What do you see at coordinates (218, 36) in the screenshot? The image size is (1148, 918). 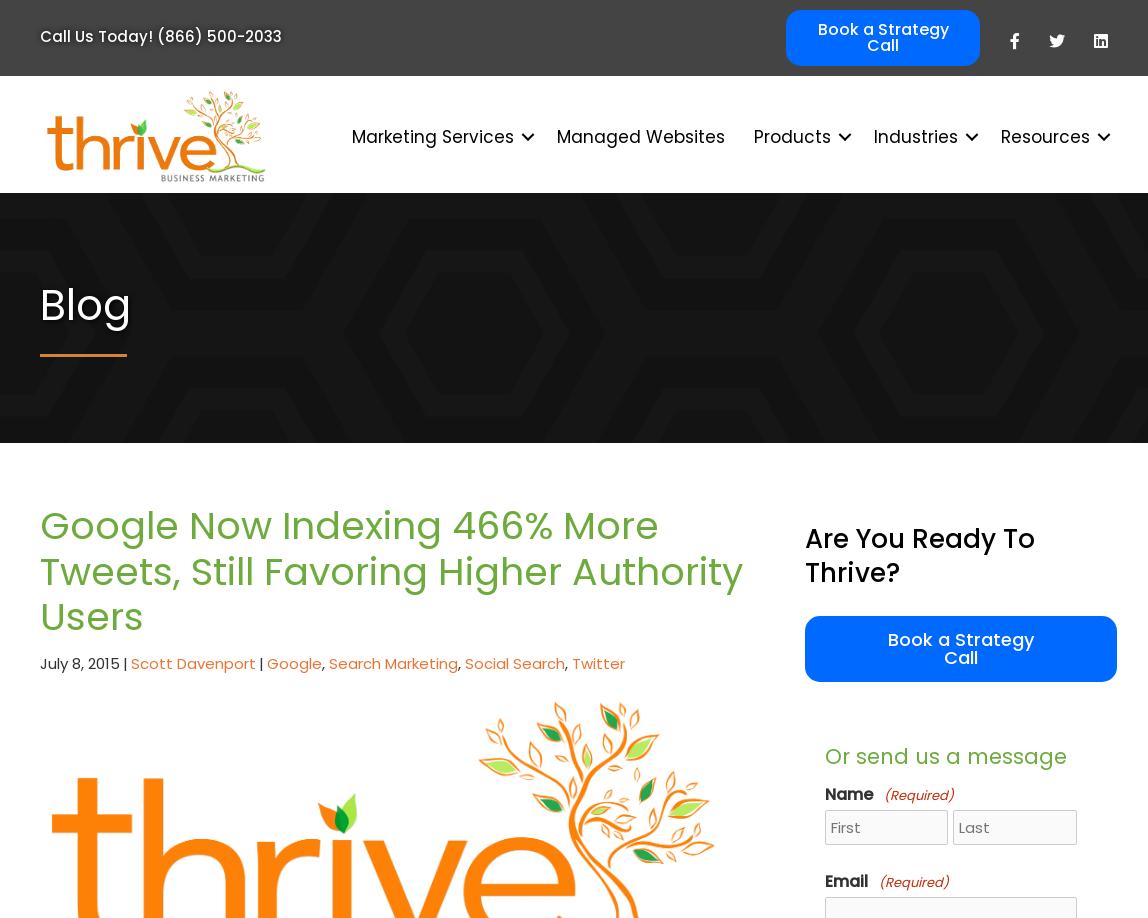 I see `'(866) 500-2033'` at bounding box center [218, 36].